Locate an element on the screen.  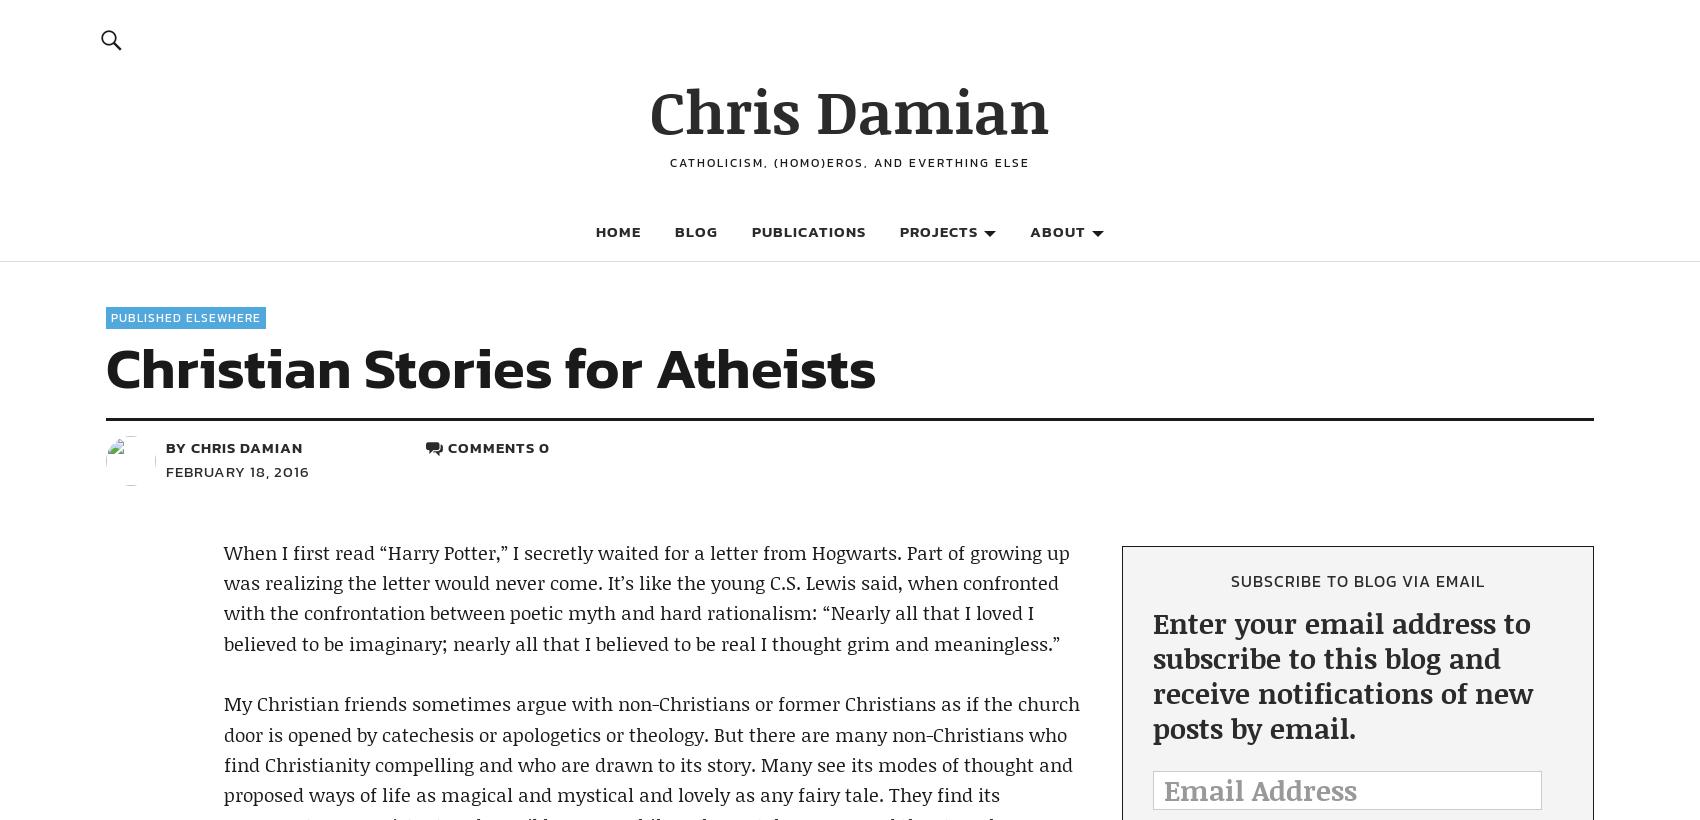
'I’m a writer, speaker, and attorney living in the great state of Minnesota. For work, I negotiate Fortune 50 commercial contracts and write corporate policy. But mostly, I’m a compulsive writer. I write pretty much everything: fiction, poetry, essays, academic works, and music. Otherwise, you can find me hosting dinner parties, book clubs, and creative writing workshops out of my home.' is located at coordinates (1348, 221).